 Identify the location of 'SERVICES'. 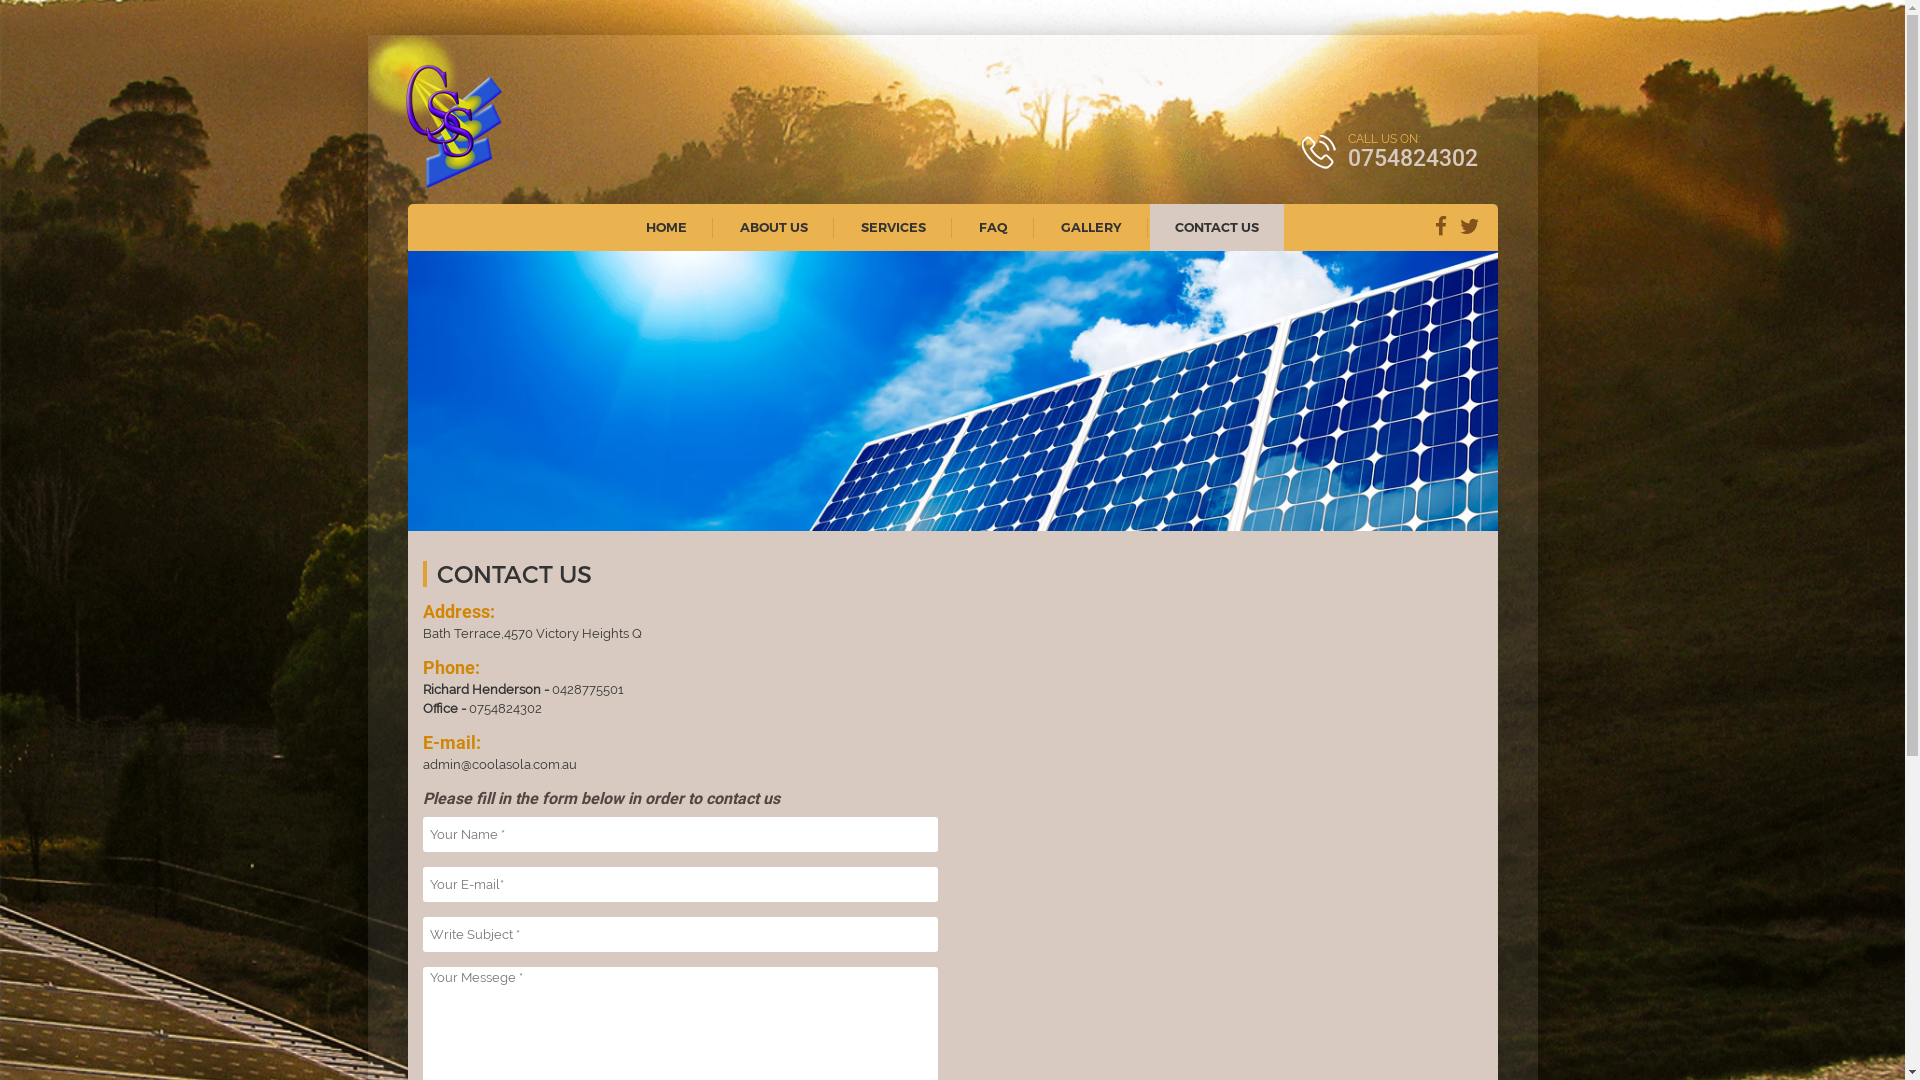
(835, 226).